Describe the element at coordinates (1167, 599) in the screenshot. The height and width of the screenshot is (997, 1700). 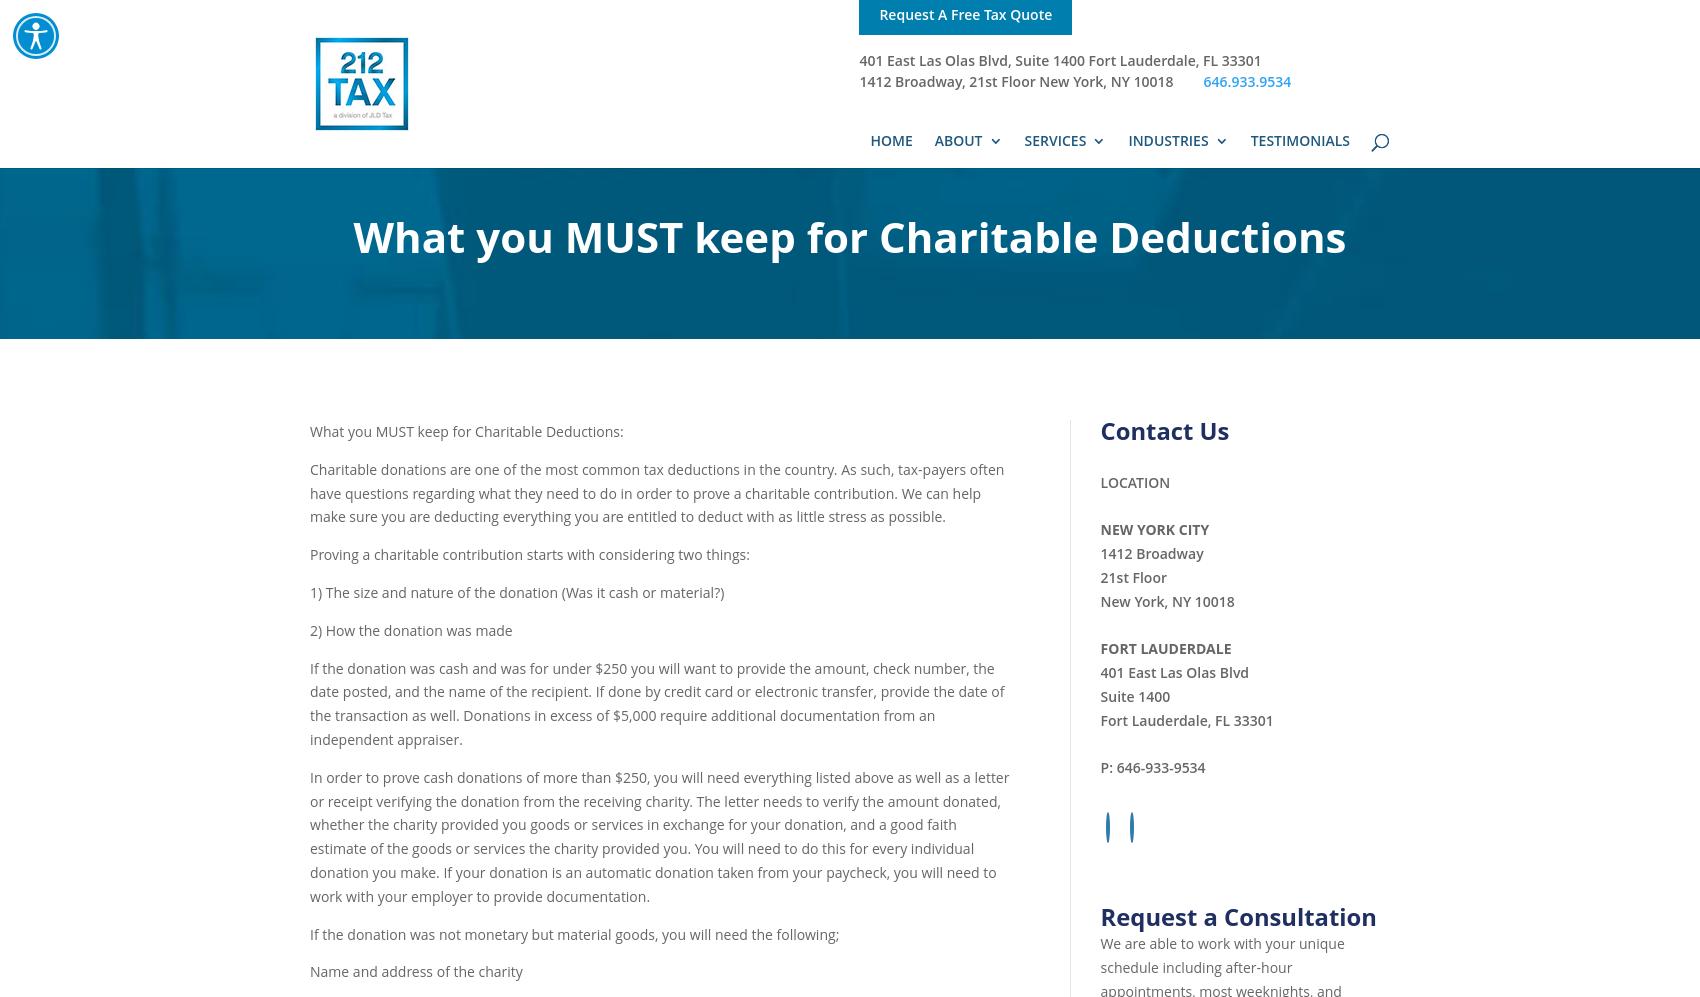
I see `'New York, NY 10018'` at that location.